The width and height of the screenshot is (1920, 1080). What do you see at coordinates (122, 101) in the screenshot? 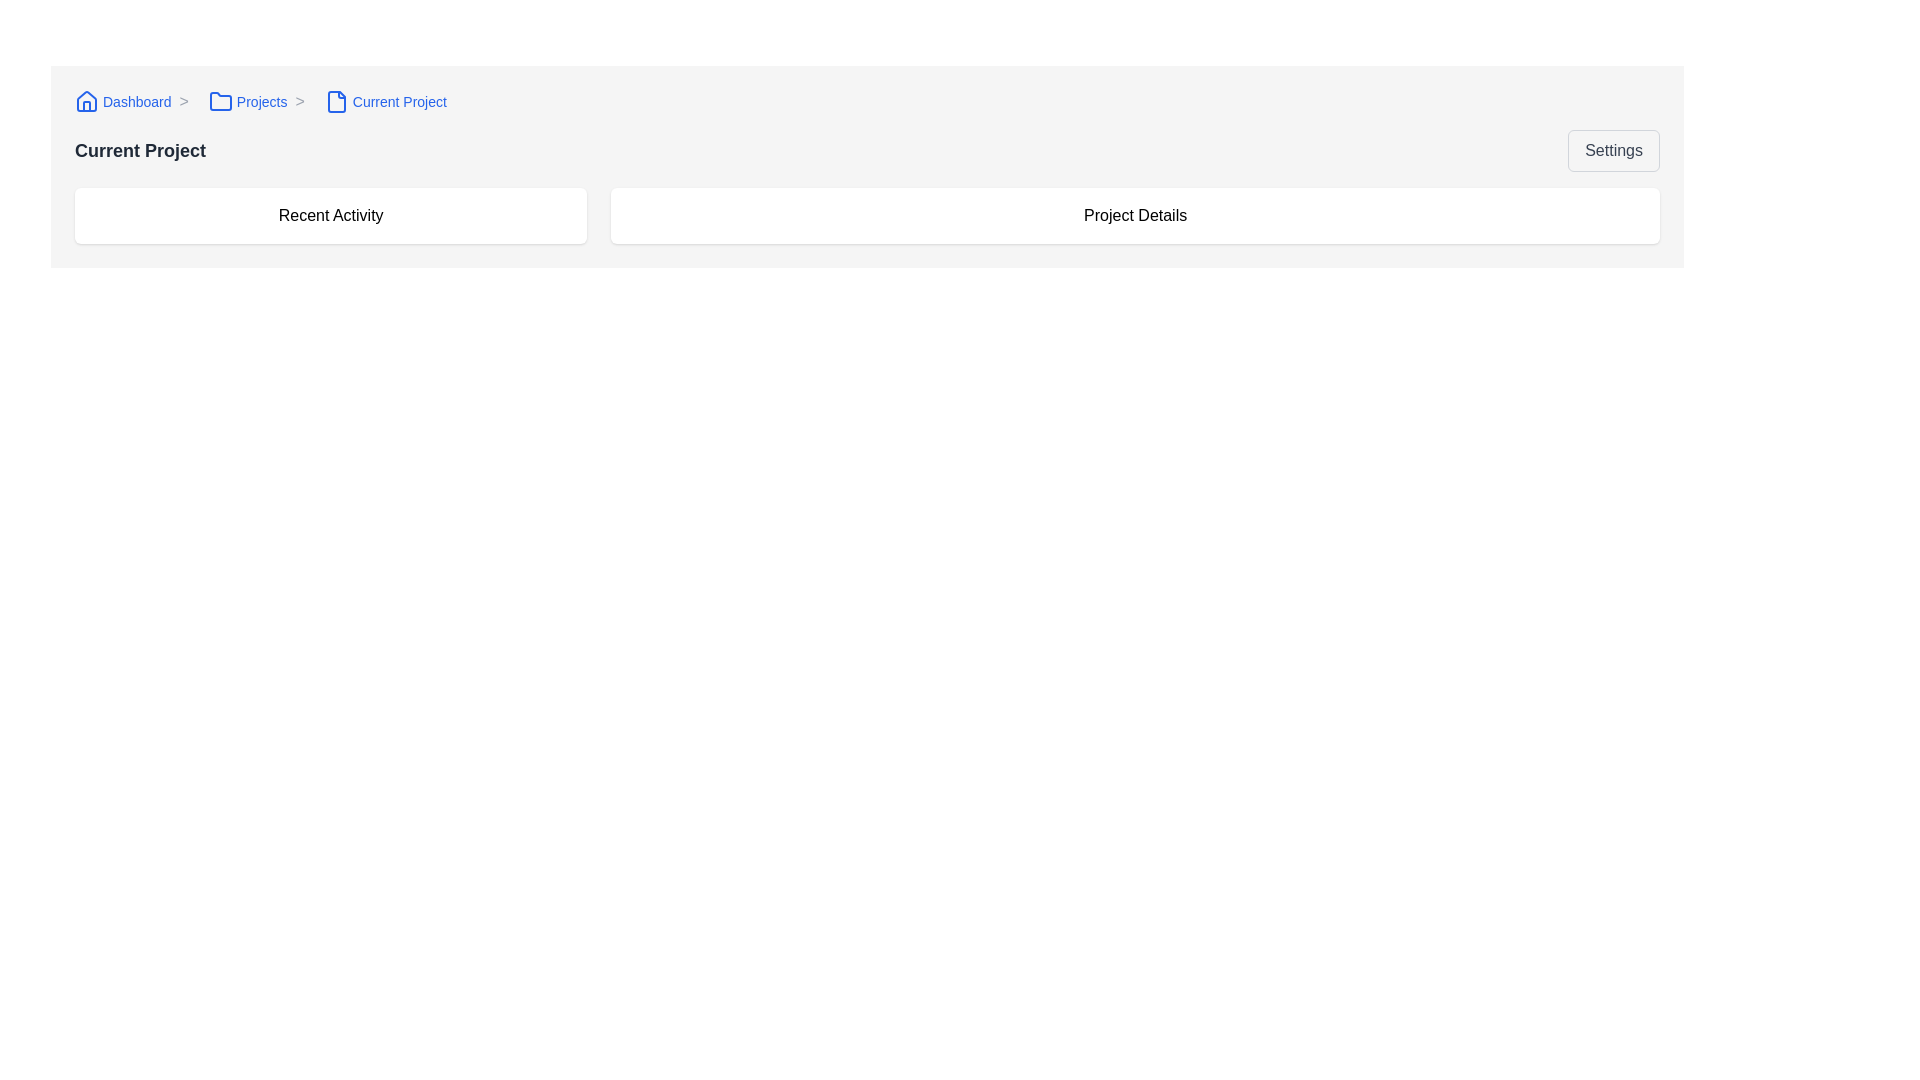
I see `the interactive hyperlink labeled 'Dashboard' with a house icon` at bounding box center [122, 101].